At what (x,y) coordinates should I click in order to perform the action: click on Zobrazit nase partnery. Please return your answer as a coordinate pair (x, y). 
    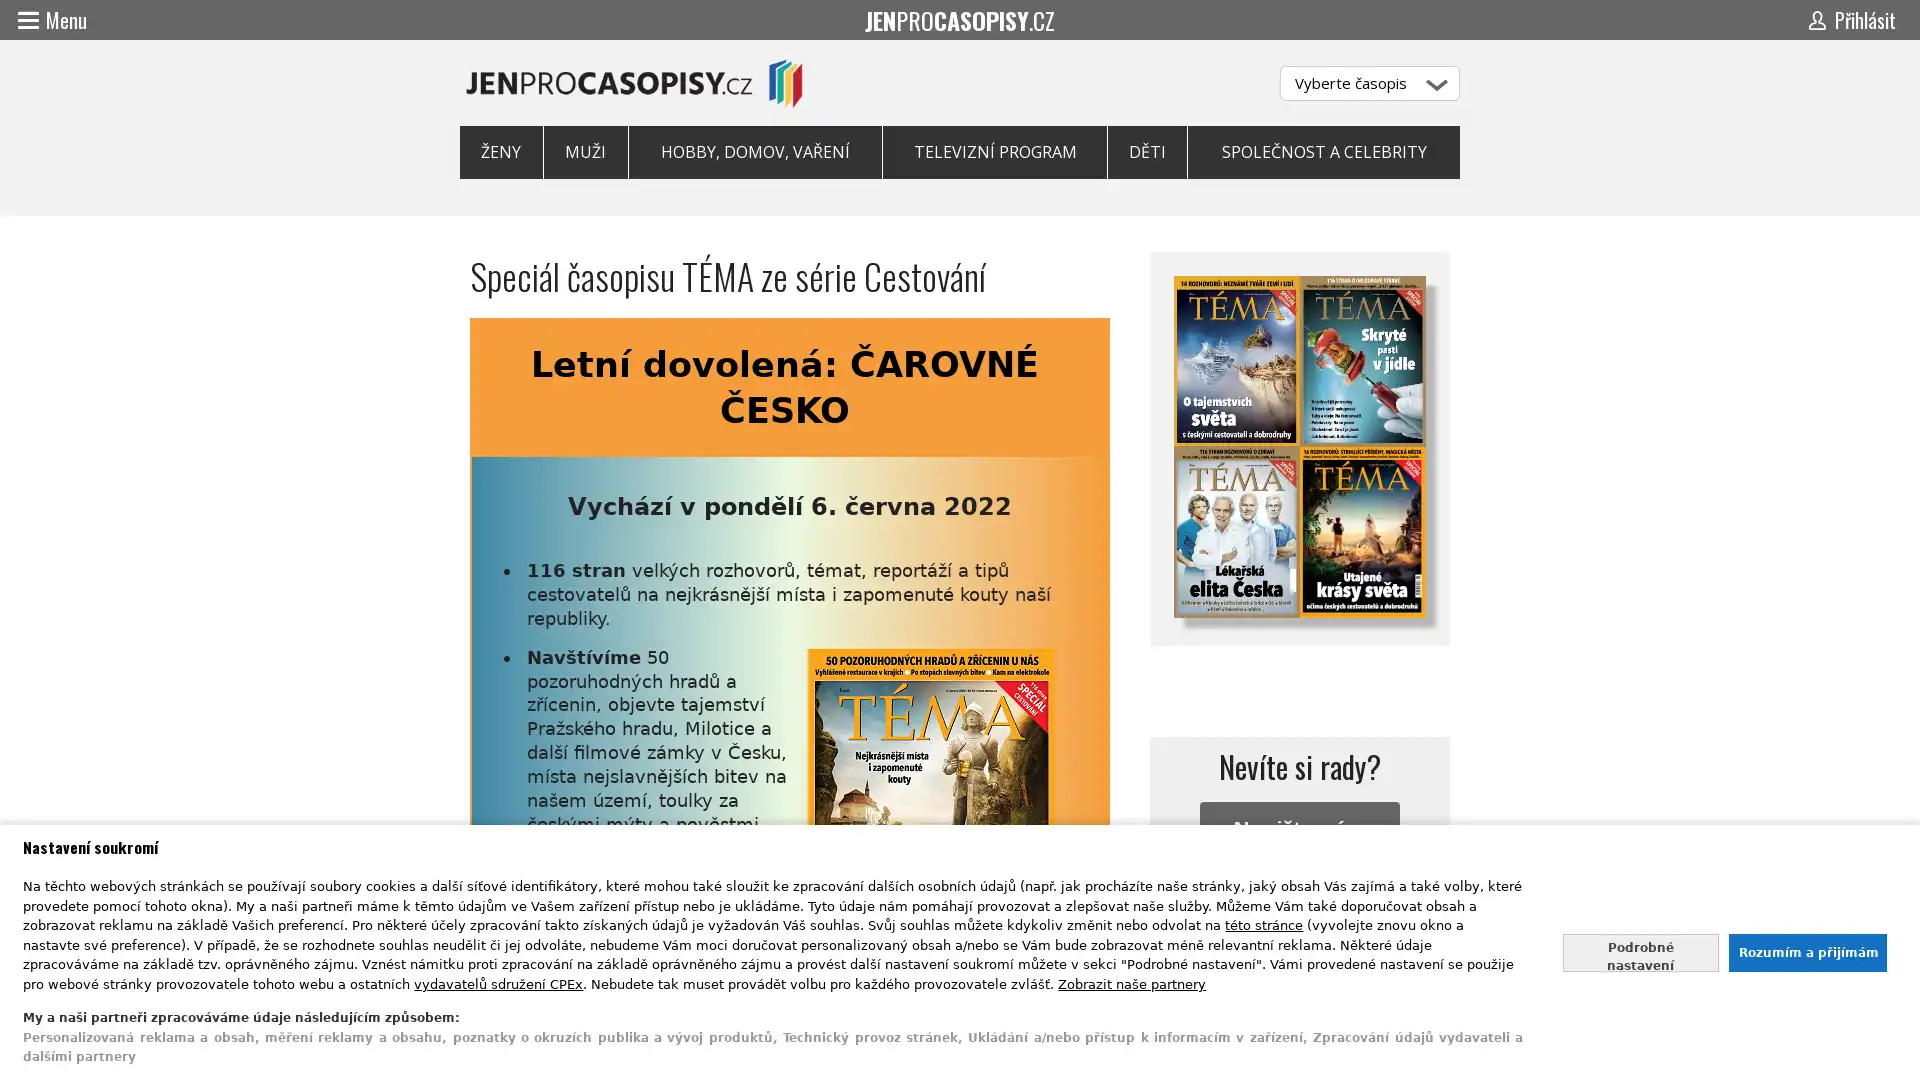
    Looking at the image, I should click on (1132, 982).